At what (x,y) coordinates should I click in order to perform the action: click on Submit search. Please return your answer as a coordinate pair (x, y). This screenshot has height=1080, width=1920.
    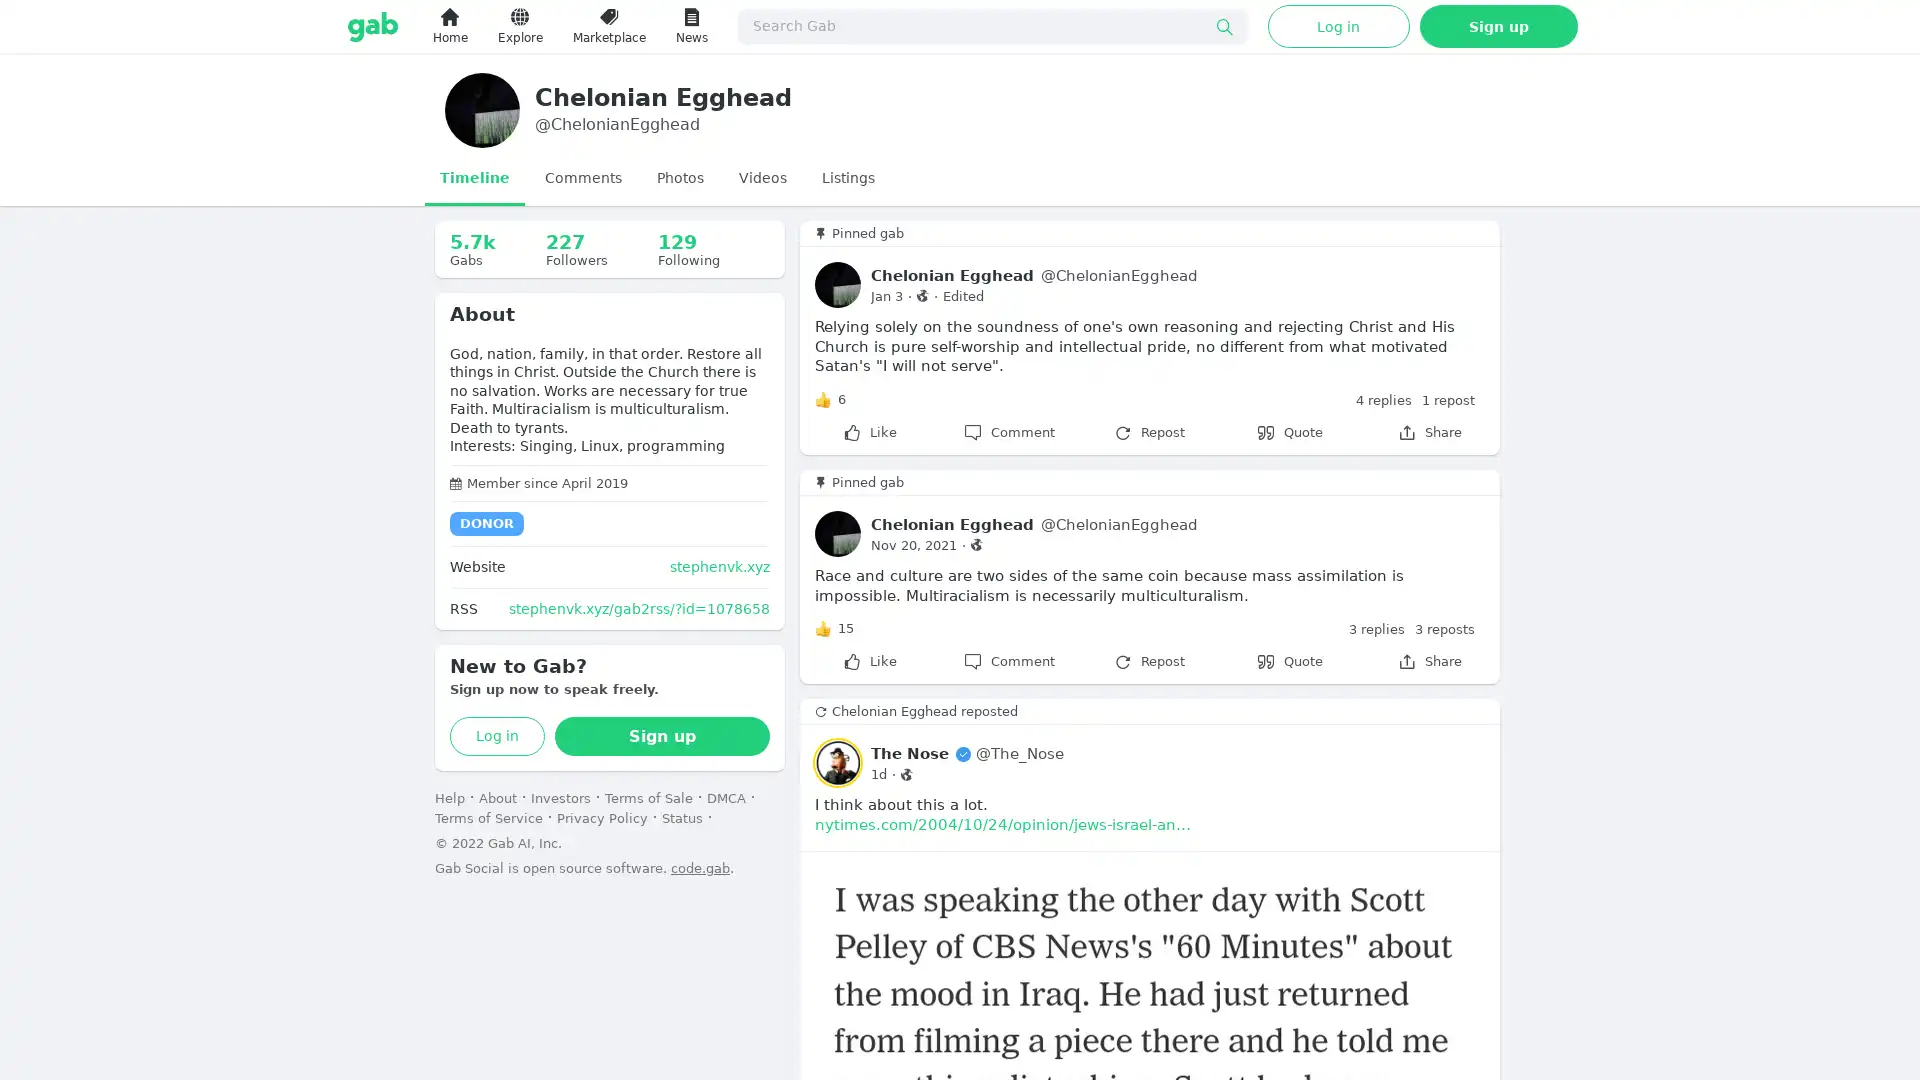
    Looking at the image, I should click on (1223, 26).